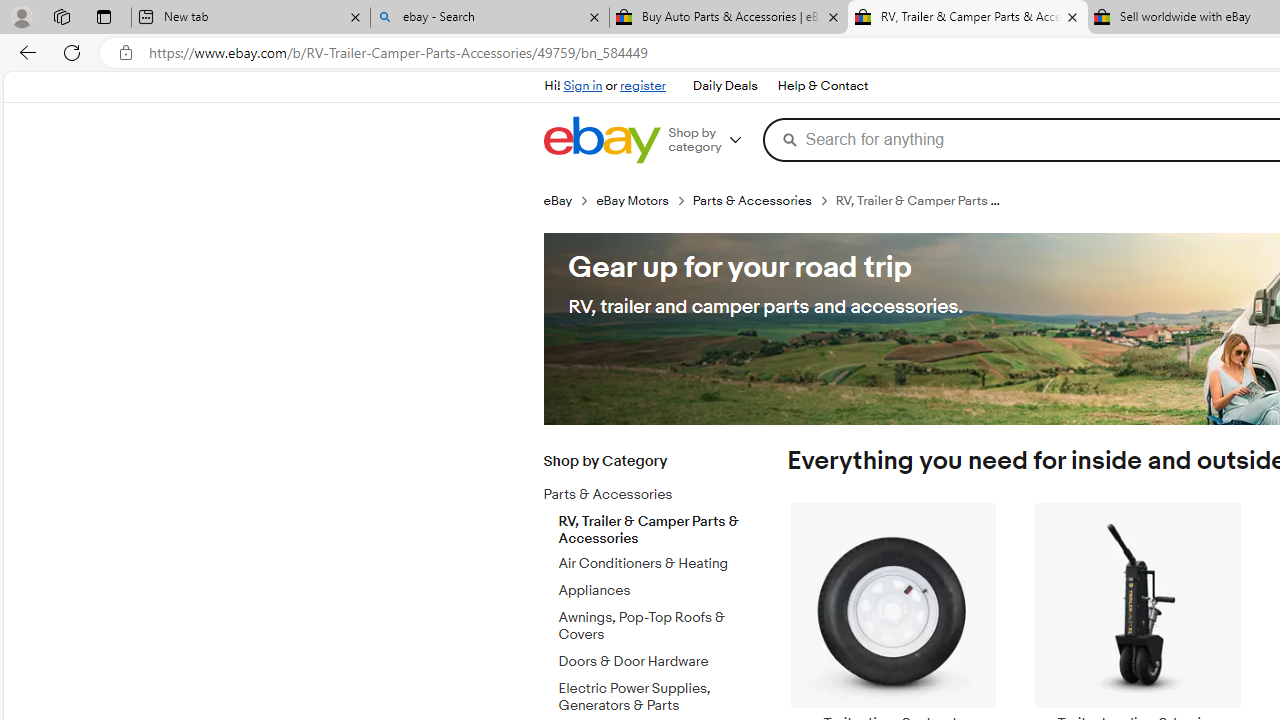  I want to click on 'Help & Contact', so click(823, 86).